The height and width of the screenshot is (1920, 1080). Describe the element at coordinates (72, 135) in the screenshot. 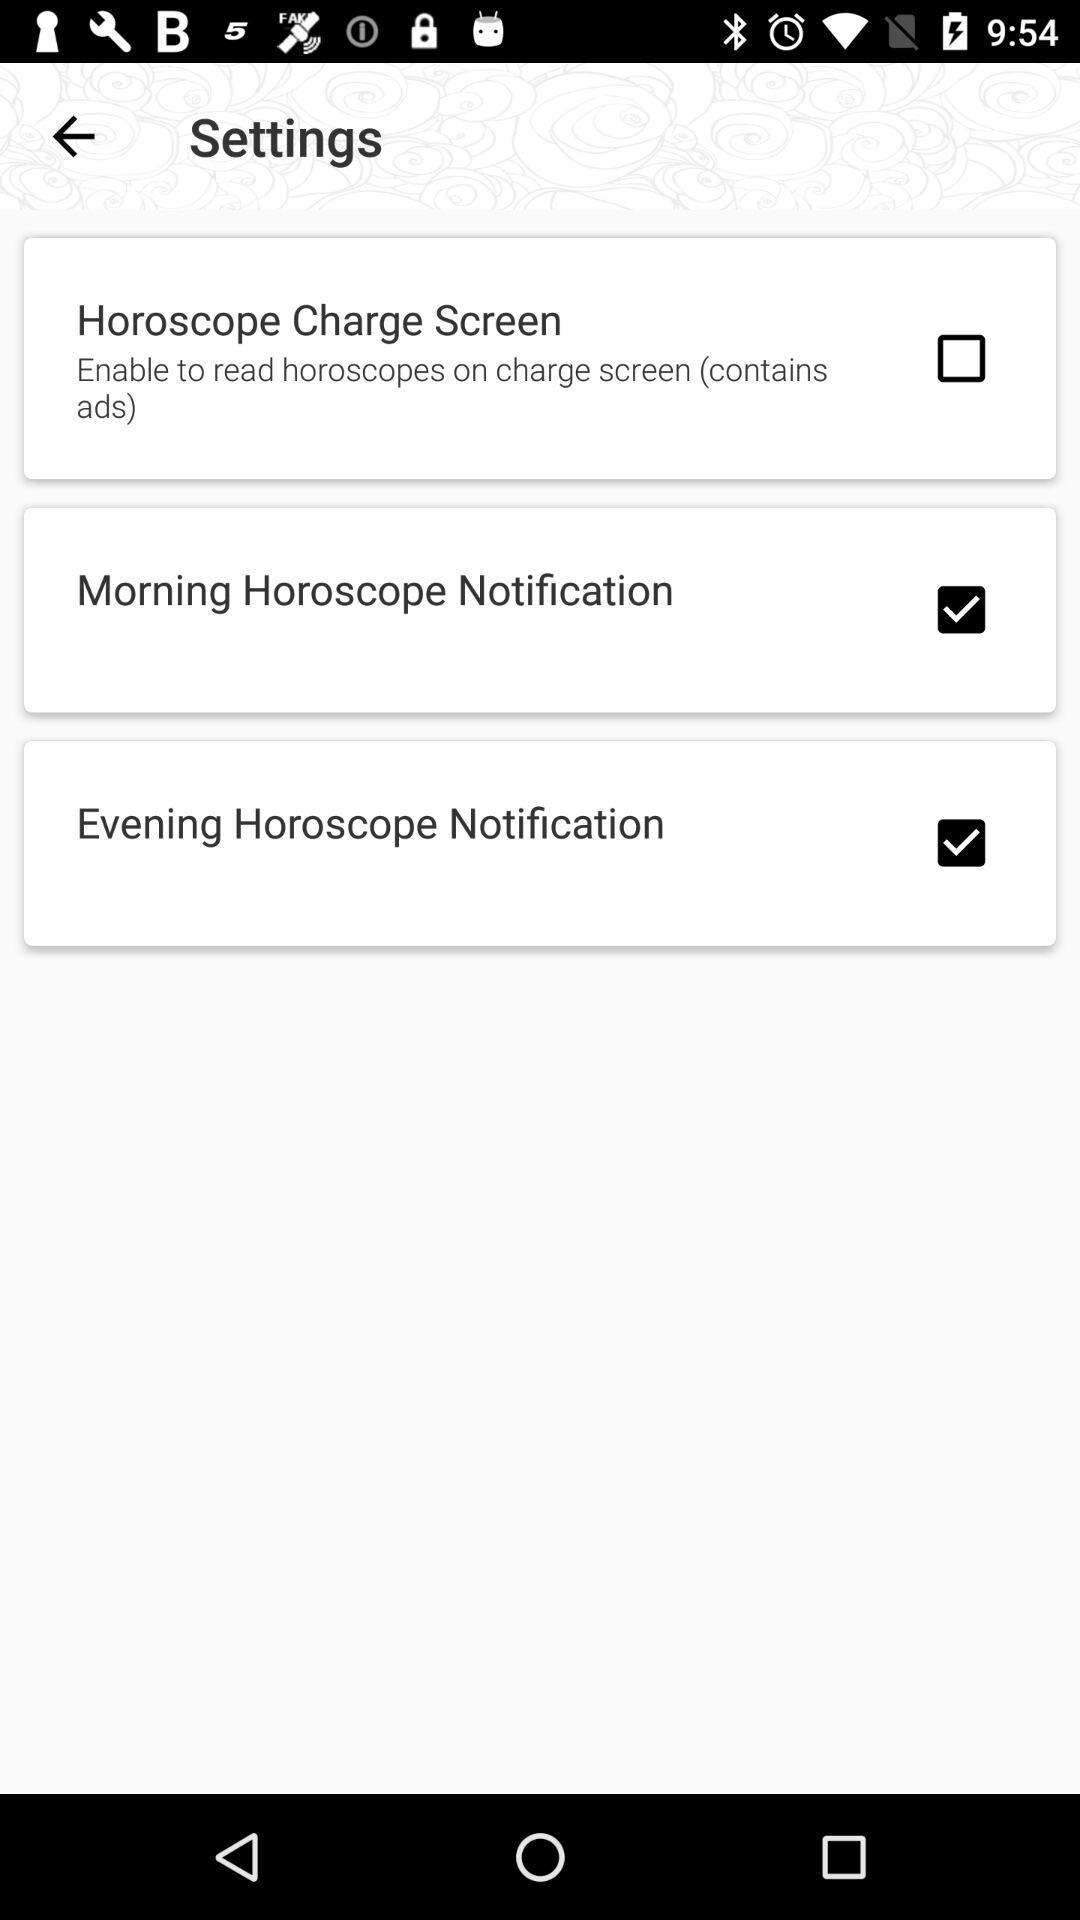

I see `the item to the left of settings item` at that location.